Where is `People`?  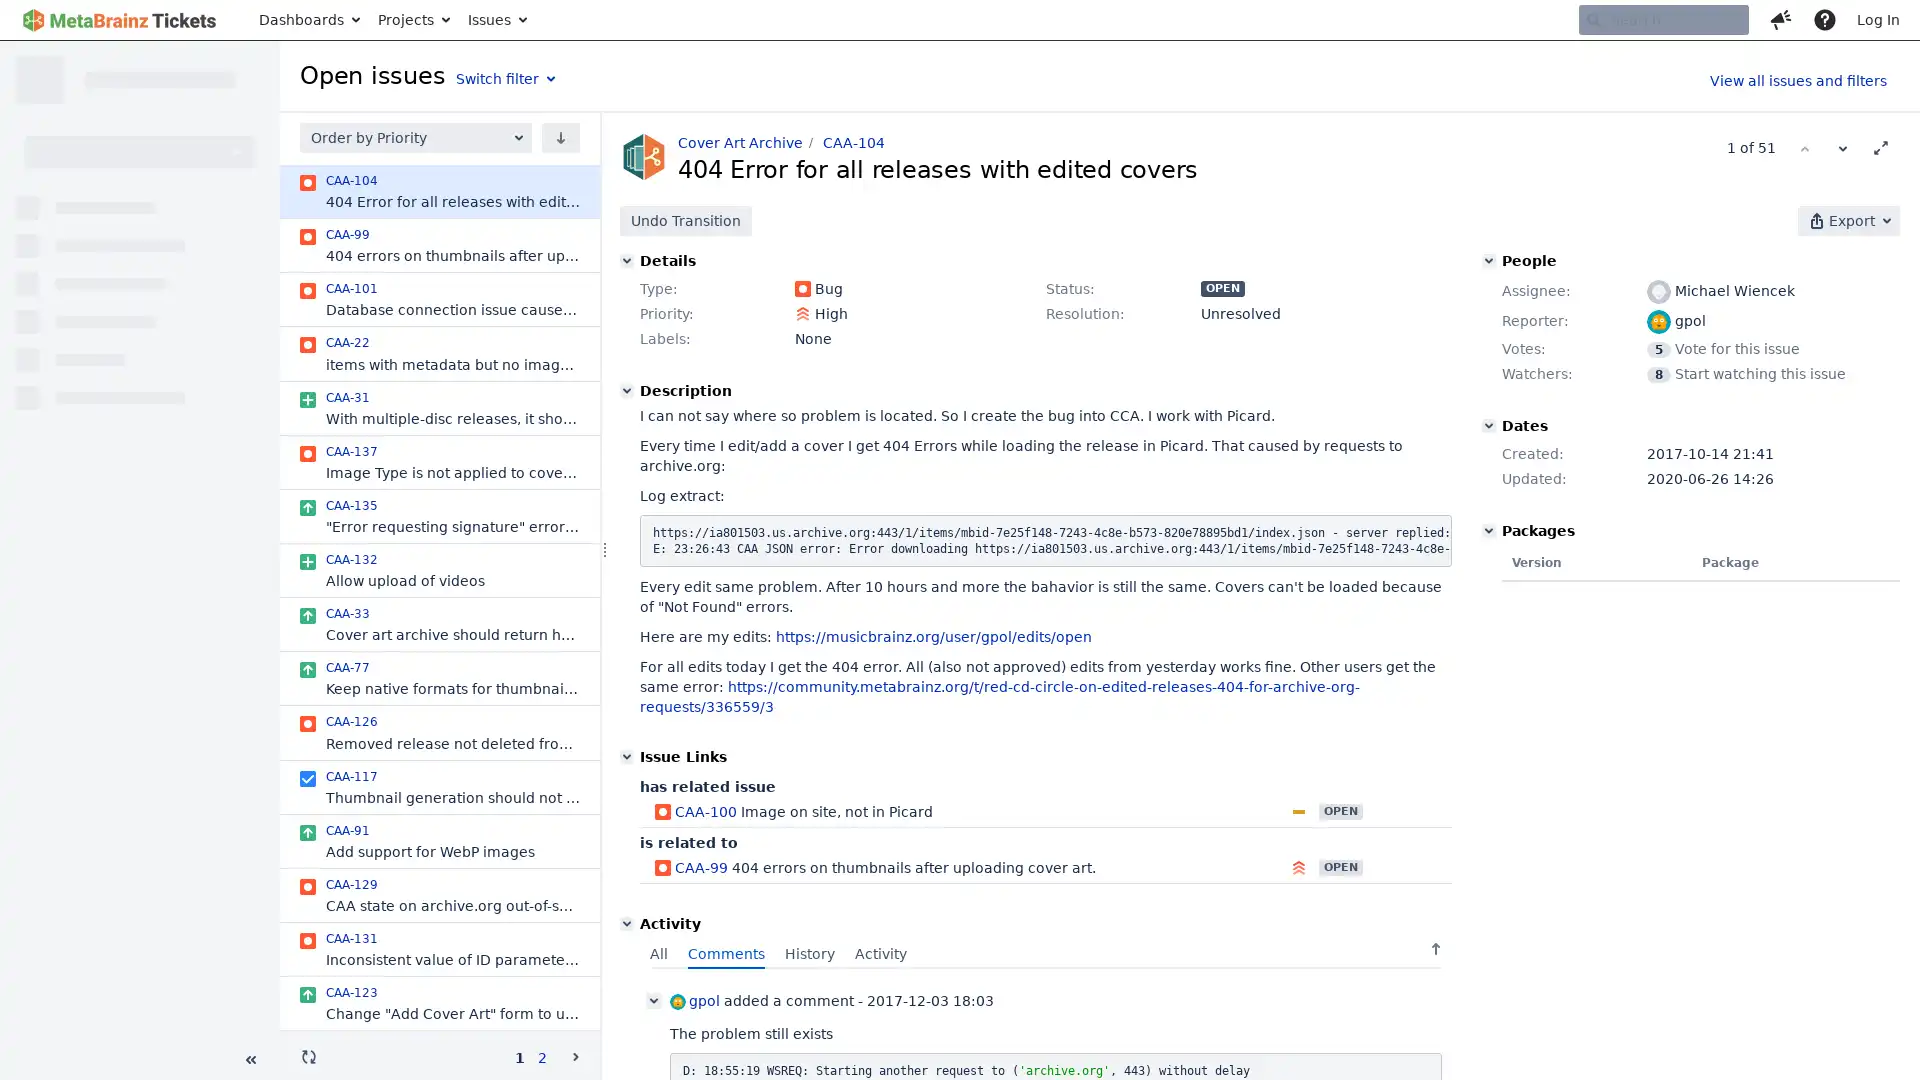
People is located at coordinates (1488, 260).